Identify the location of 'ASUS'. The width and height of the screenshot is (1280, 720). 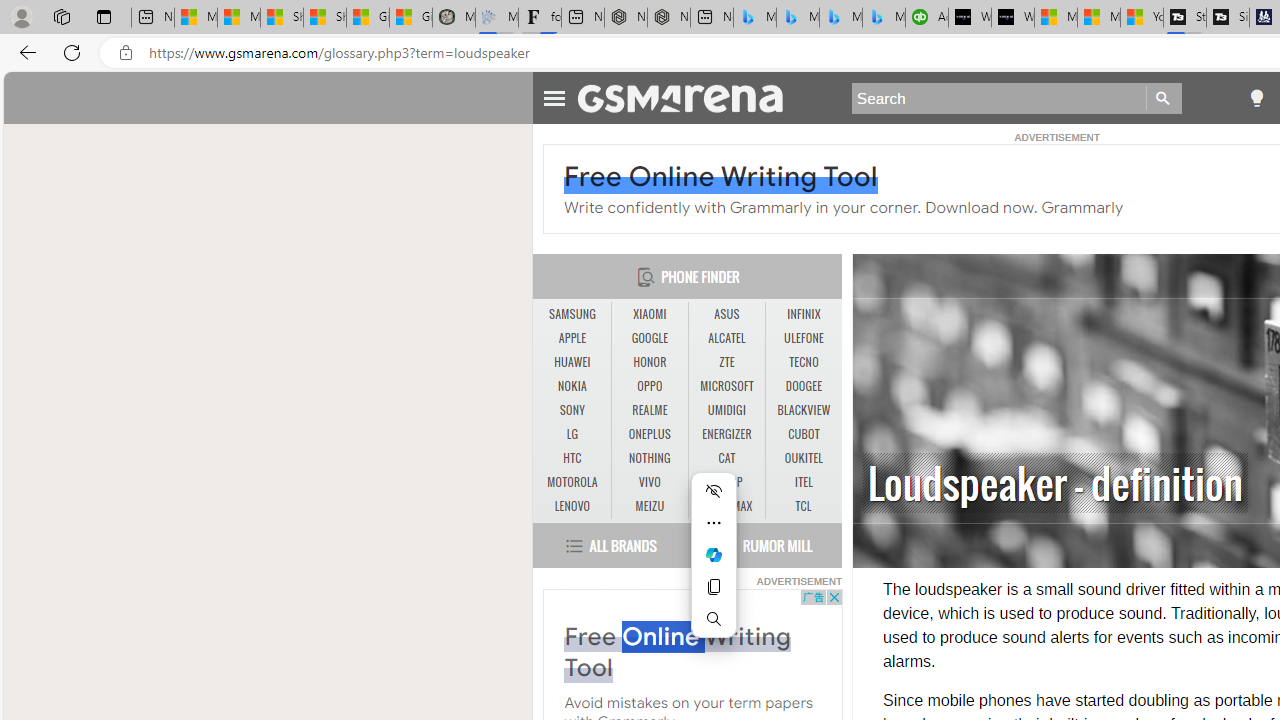
(726, 314).